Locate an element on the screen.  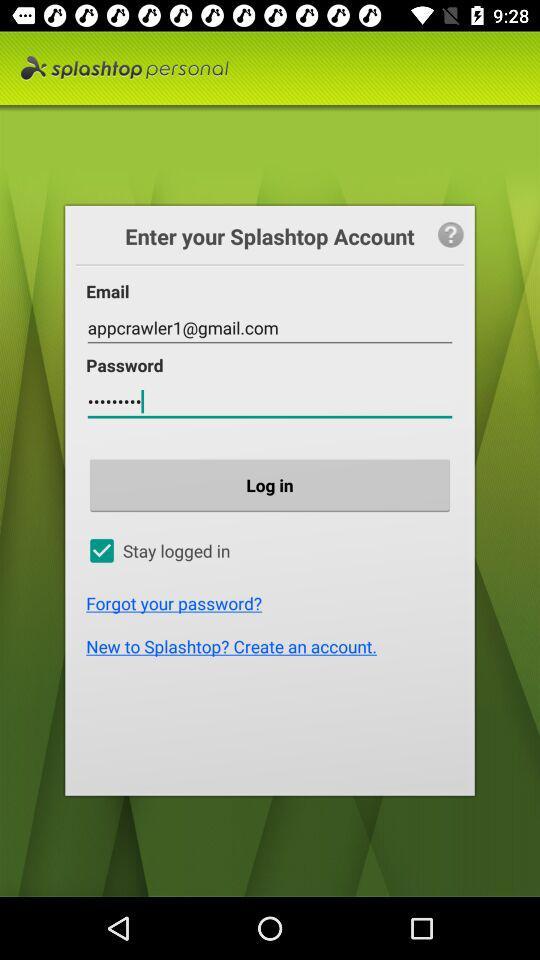
the option which is below log in is located at coordinates (271, 551).